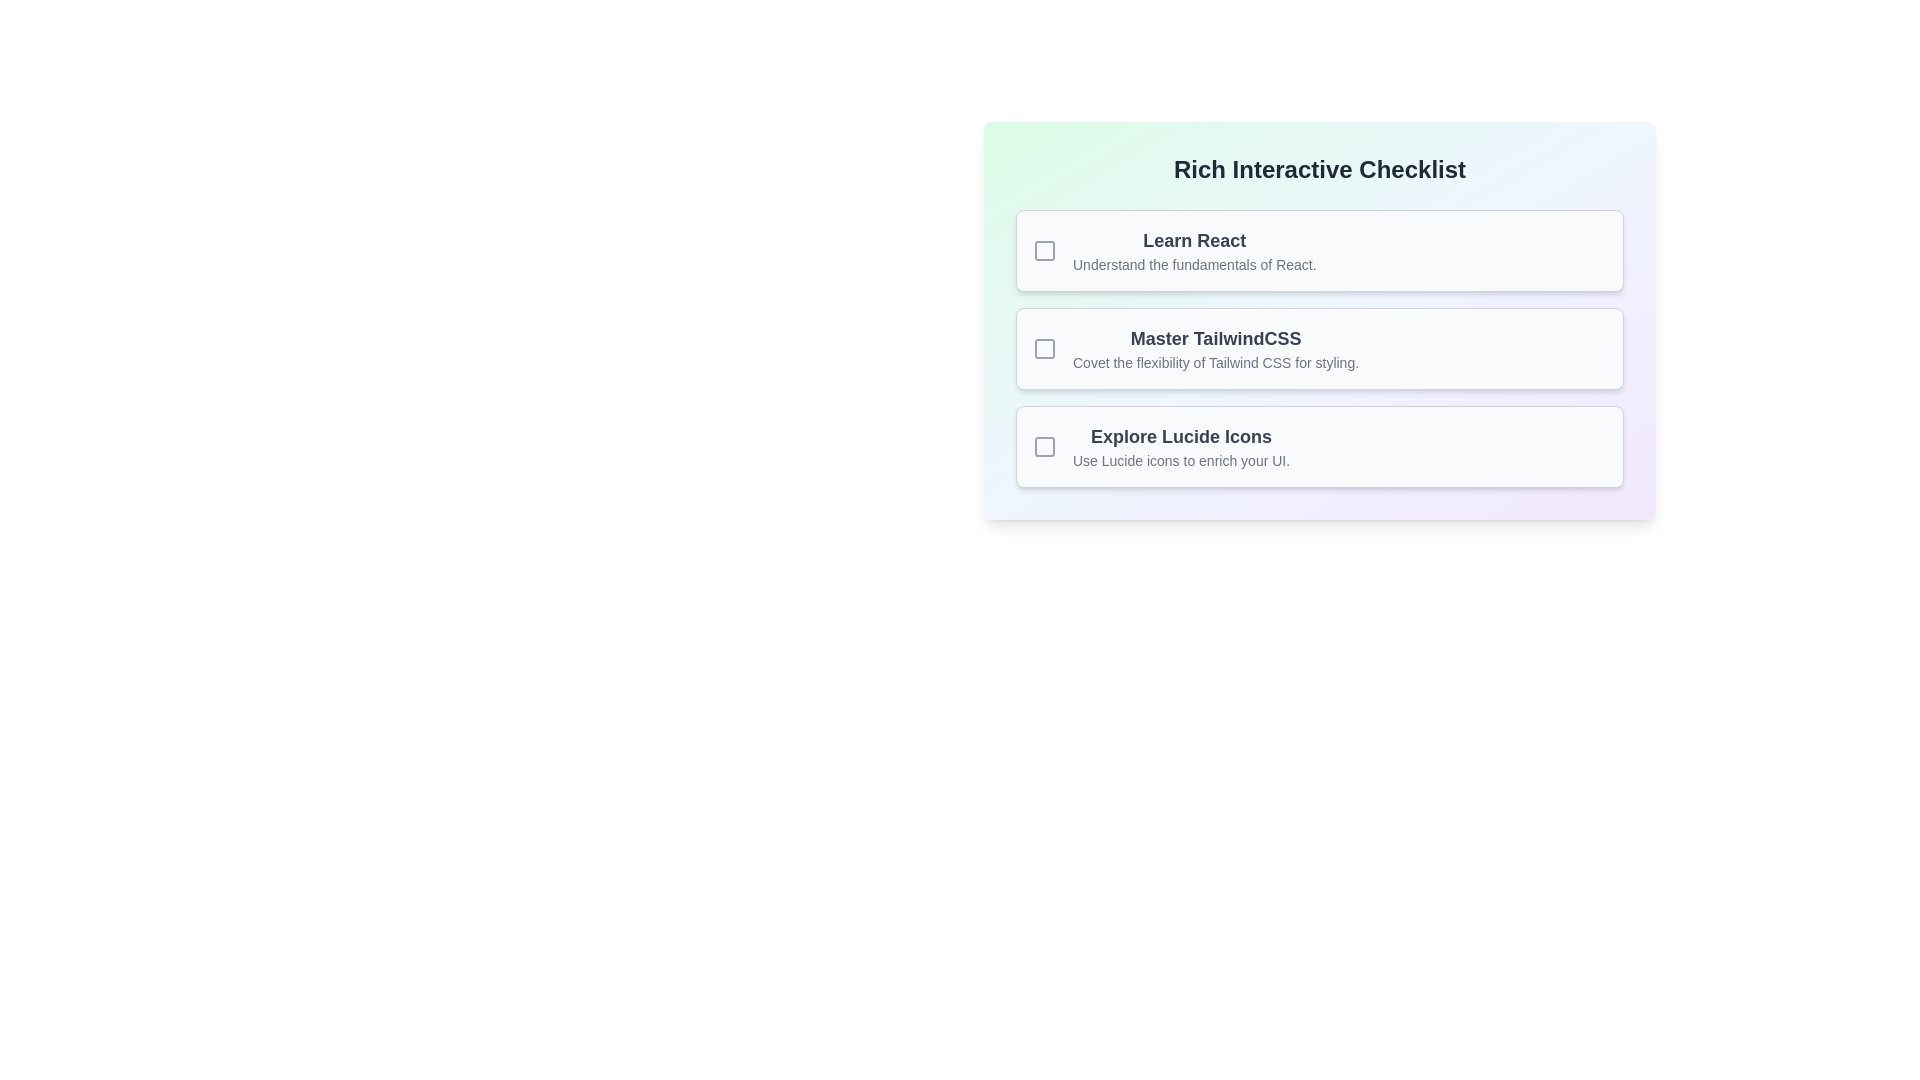 Image resolution: width=1920 pixels, height=1080 pixels. I want to click on the descriptive text label that provides context about the checklist item titled 'Explore Lucide Icons,' located directly below the title, so click(1181, 461).